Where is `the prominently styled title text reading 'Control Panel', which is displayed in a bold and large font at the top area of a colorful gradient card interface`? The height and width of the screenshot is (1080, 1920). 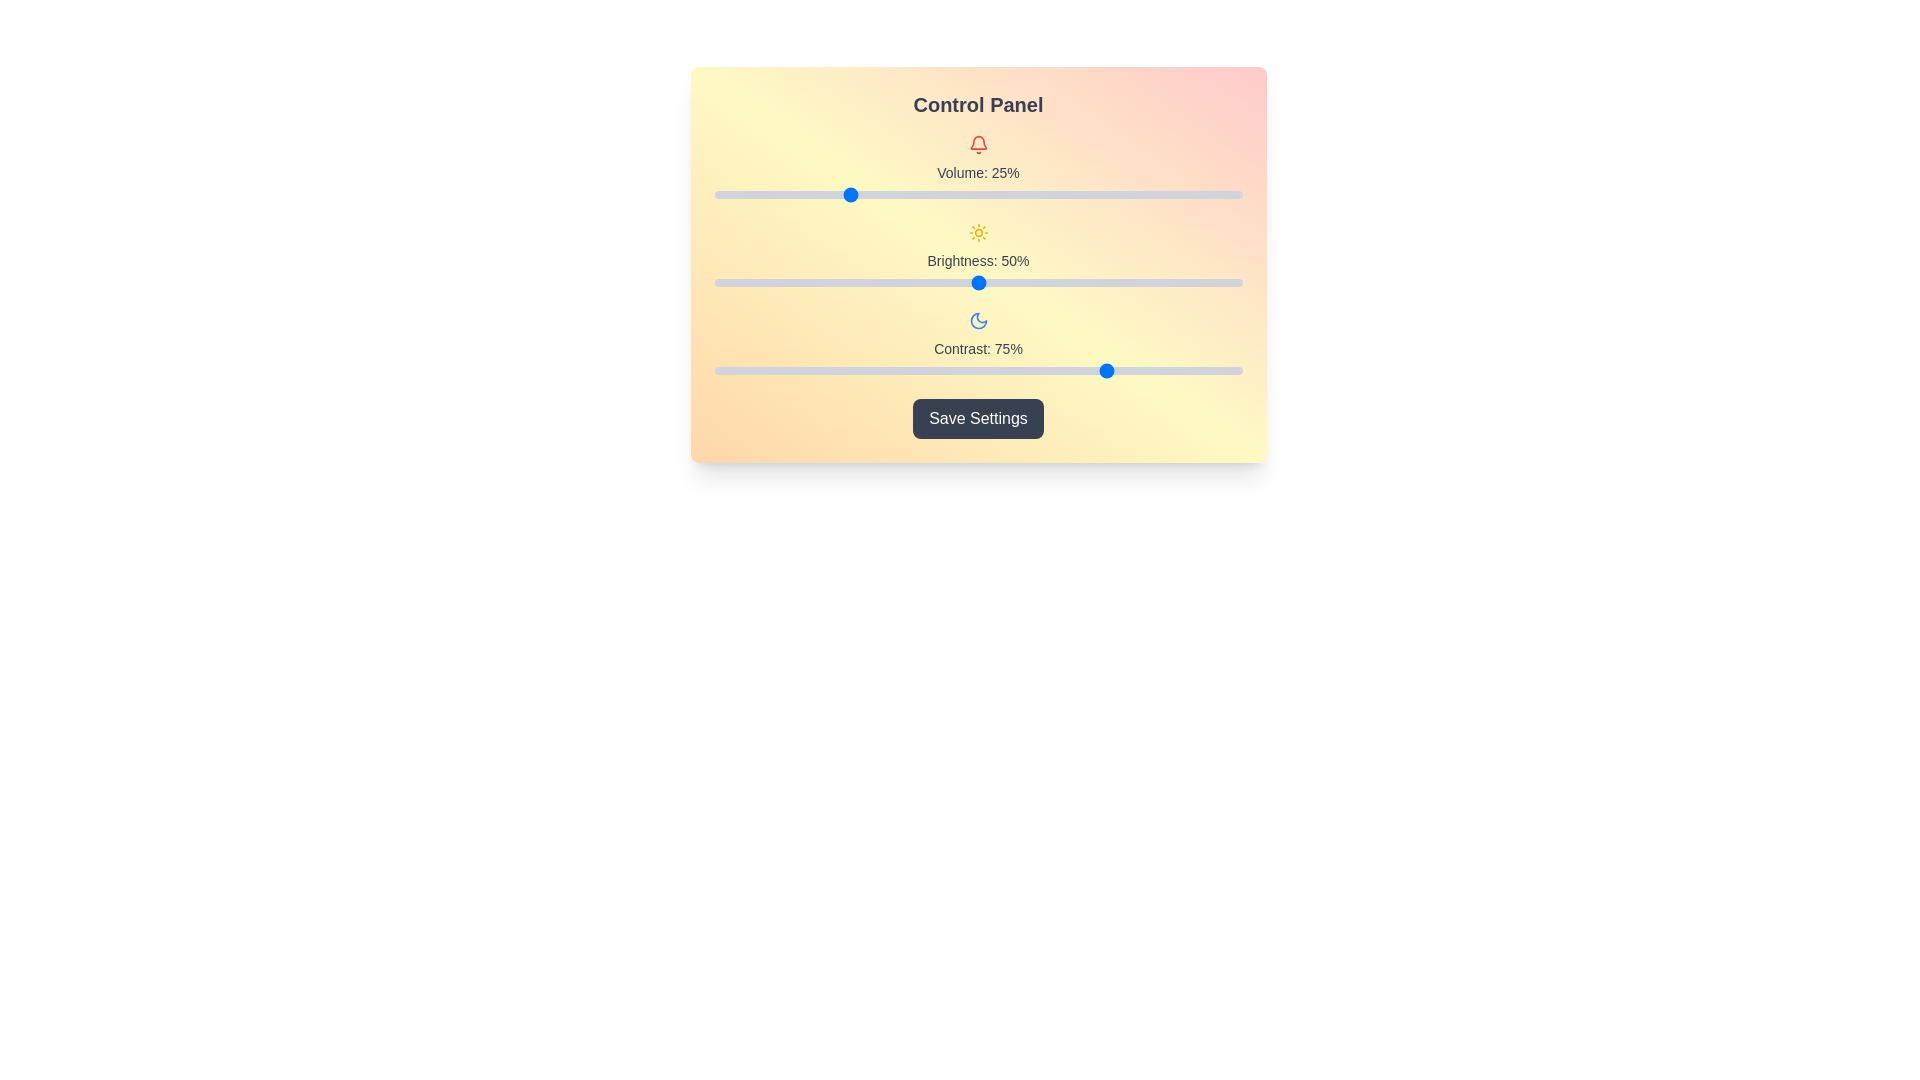
the prominently styled title text reading 'Control Panel', which is displayed in a bold and large font at the top area of a colorful gradient card interface is located at coordinates (978, 104).